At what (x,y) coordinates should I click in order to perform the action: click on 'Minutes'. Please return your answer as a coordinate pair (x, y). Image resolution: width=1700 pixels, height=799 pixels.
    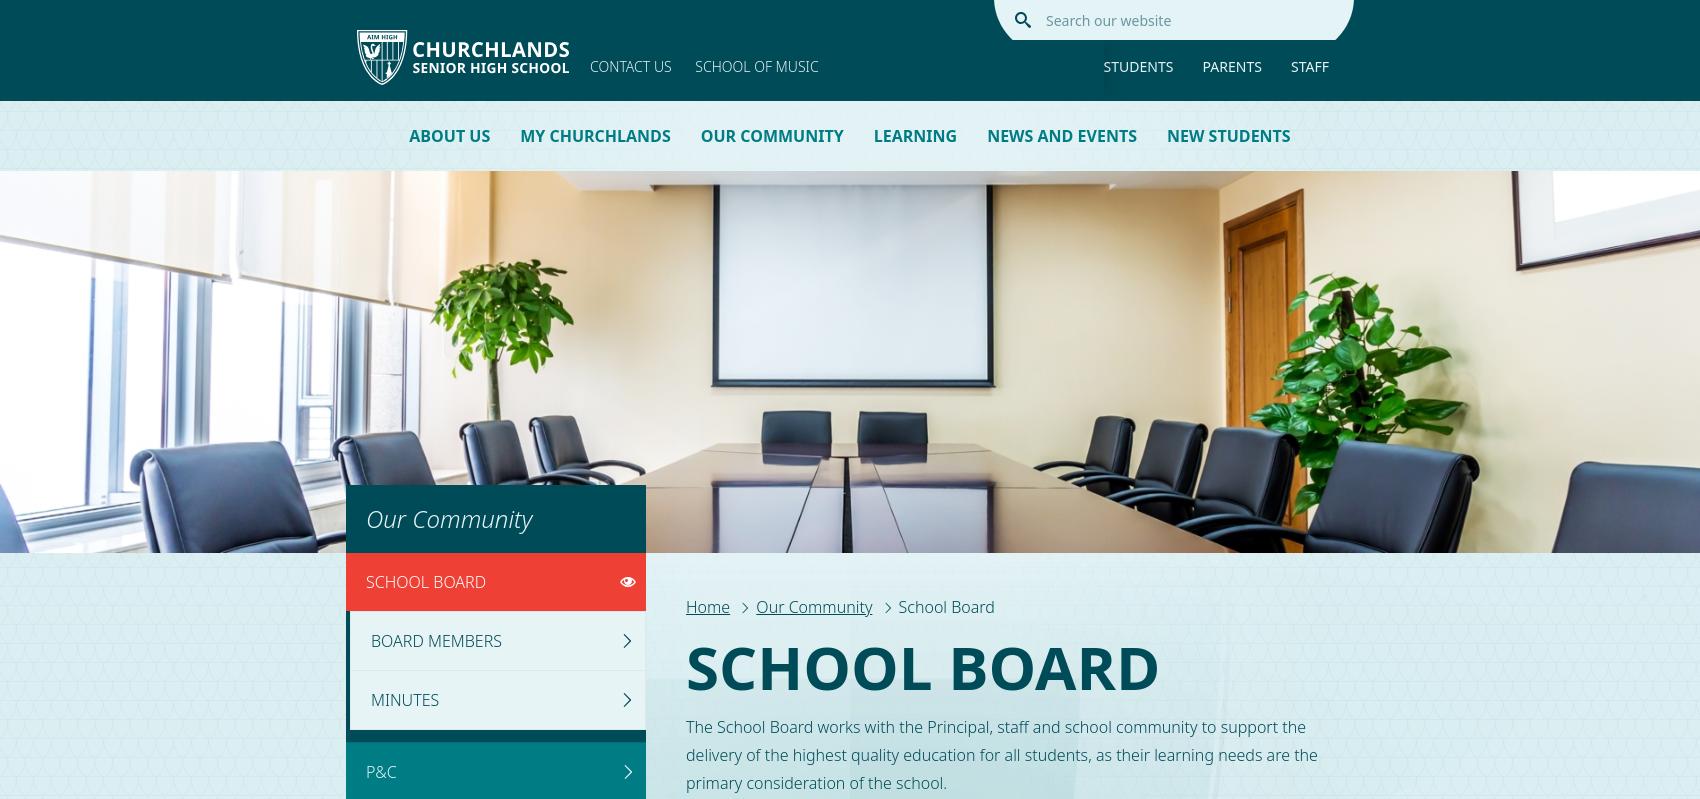
    Looking at the image, I should click on (403, 698).